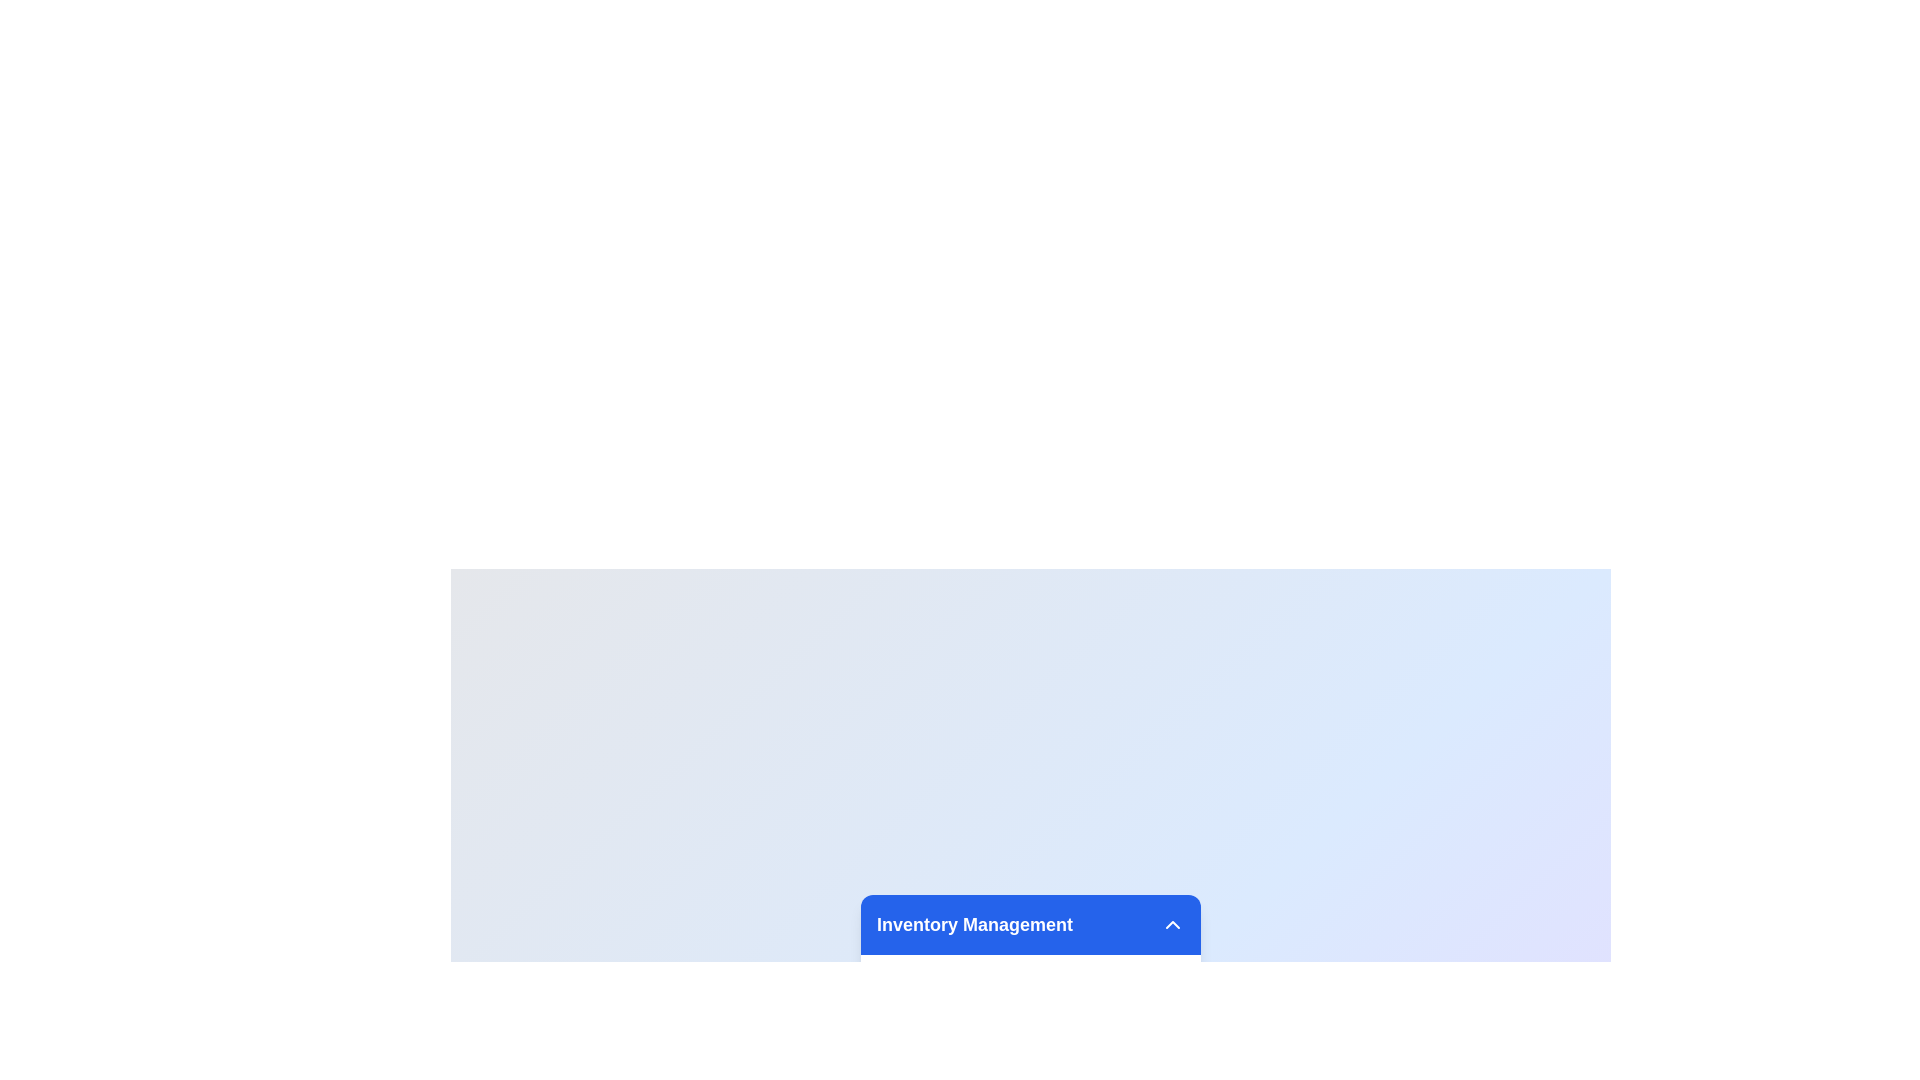 This screenshot has width=1920, height=1080. What do you see at coordinates (1172, 925) in the screenshot?
I see `the toggle icon, a downward-pointing chevron styled in white on a blue background, located at the top-right corner of the blue bar for keyboard navigation` at bounding box center [1172, 925].